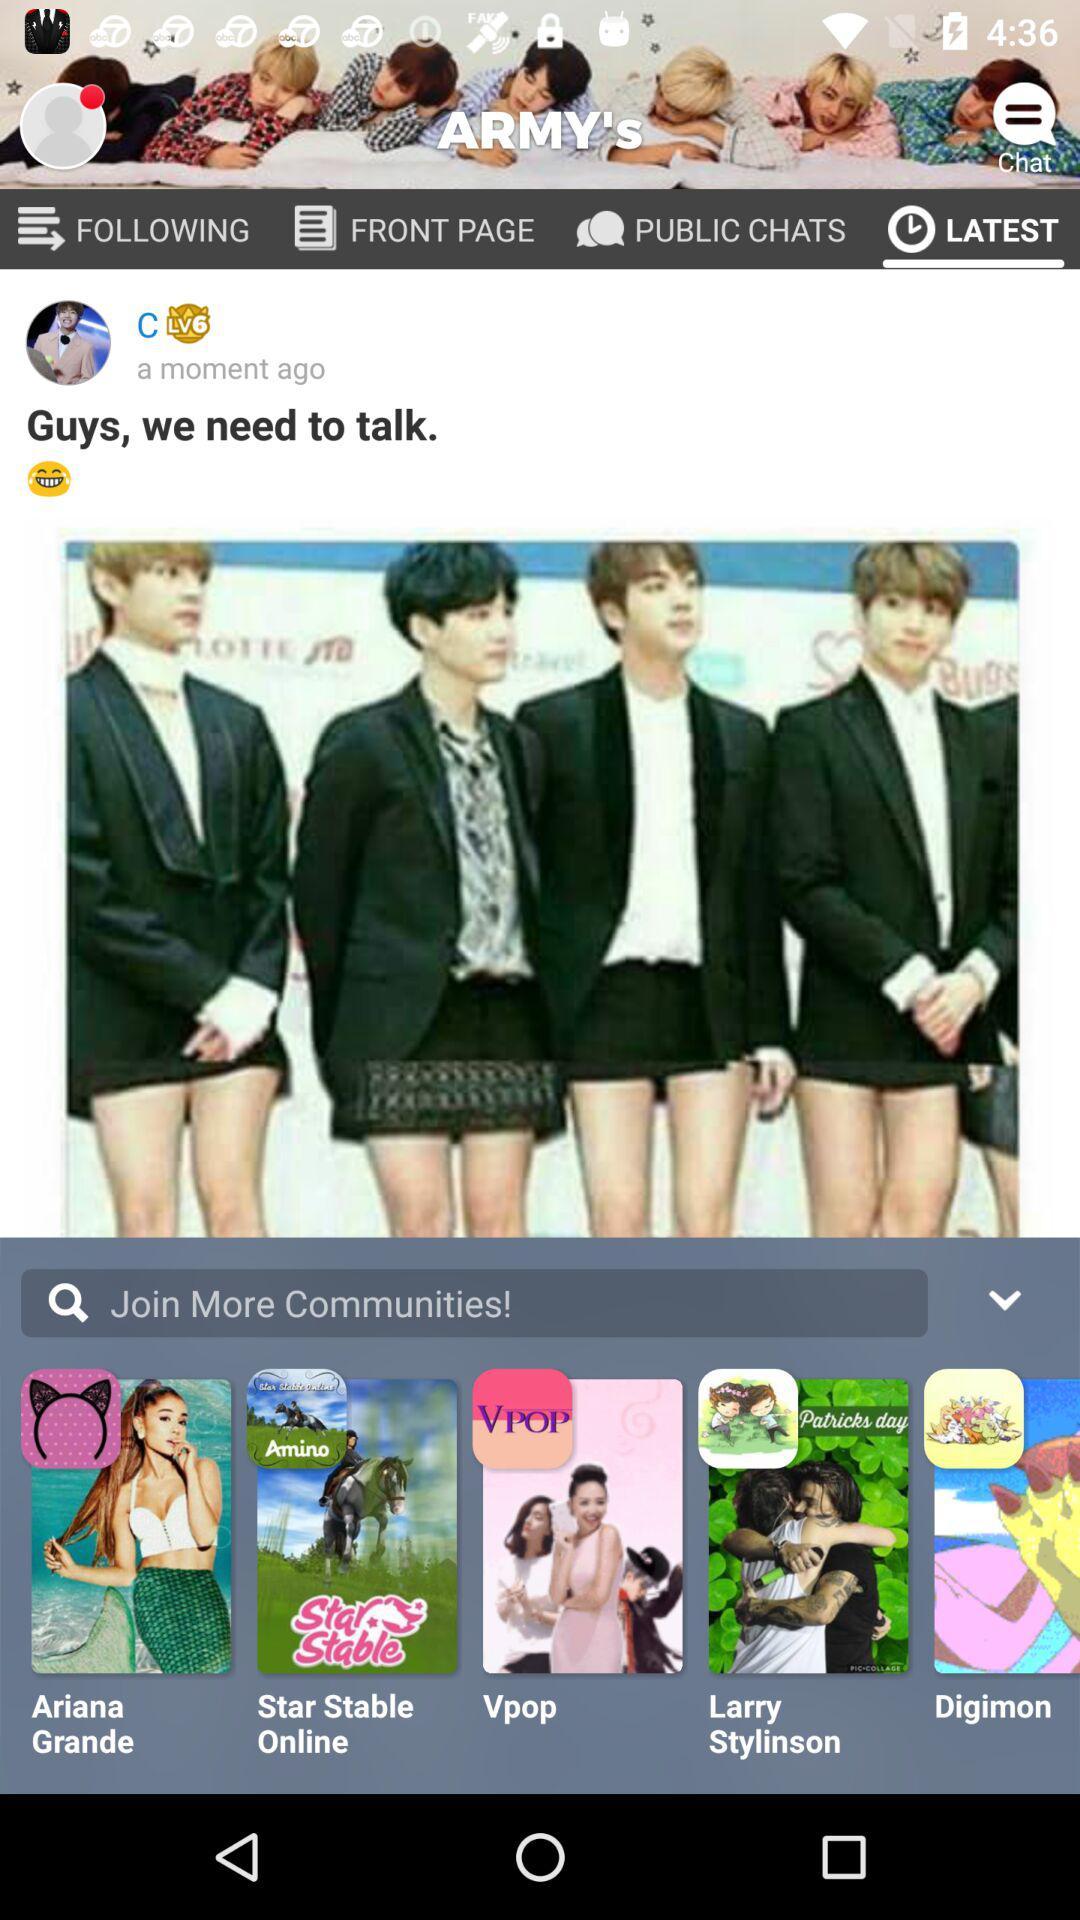  Describe the element at coordinates (1007, 1525) in the screenshot. I see `digimon picture` at that location.